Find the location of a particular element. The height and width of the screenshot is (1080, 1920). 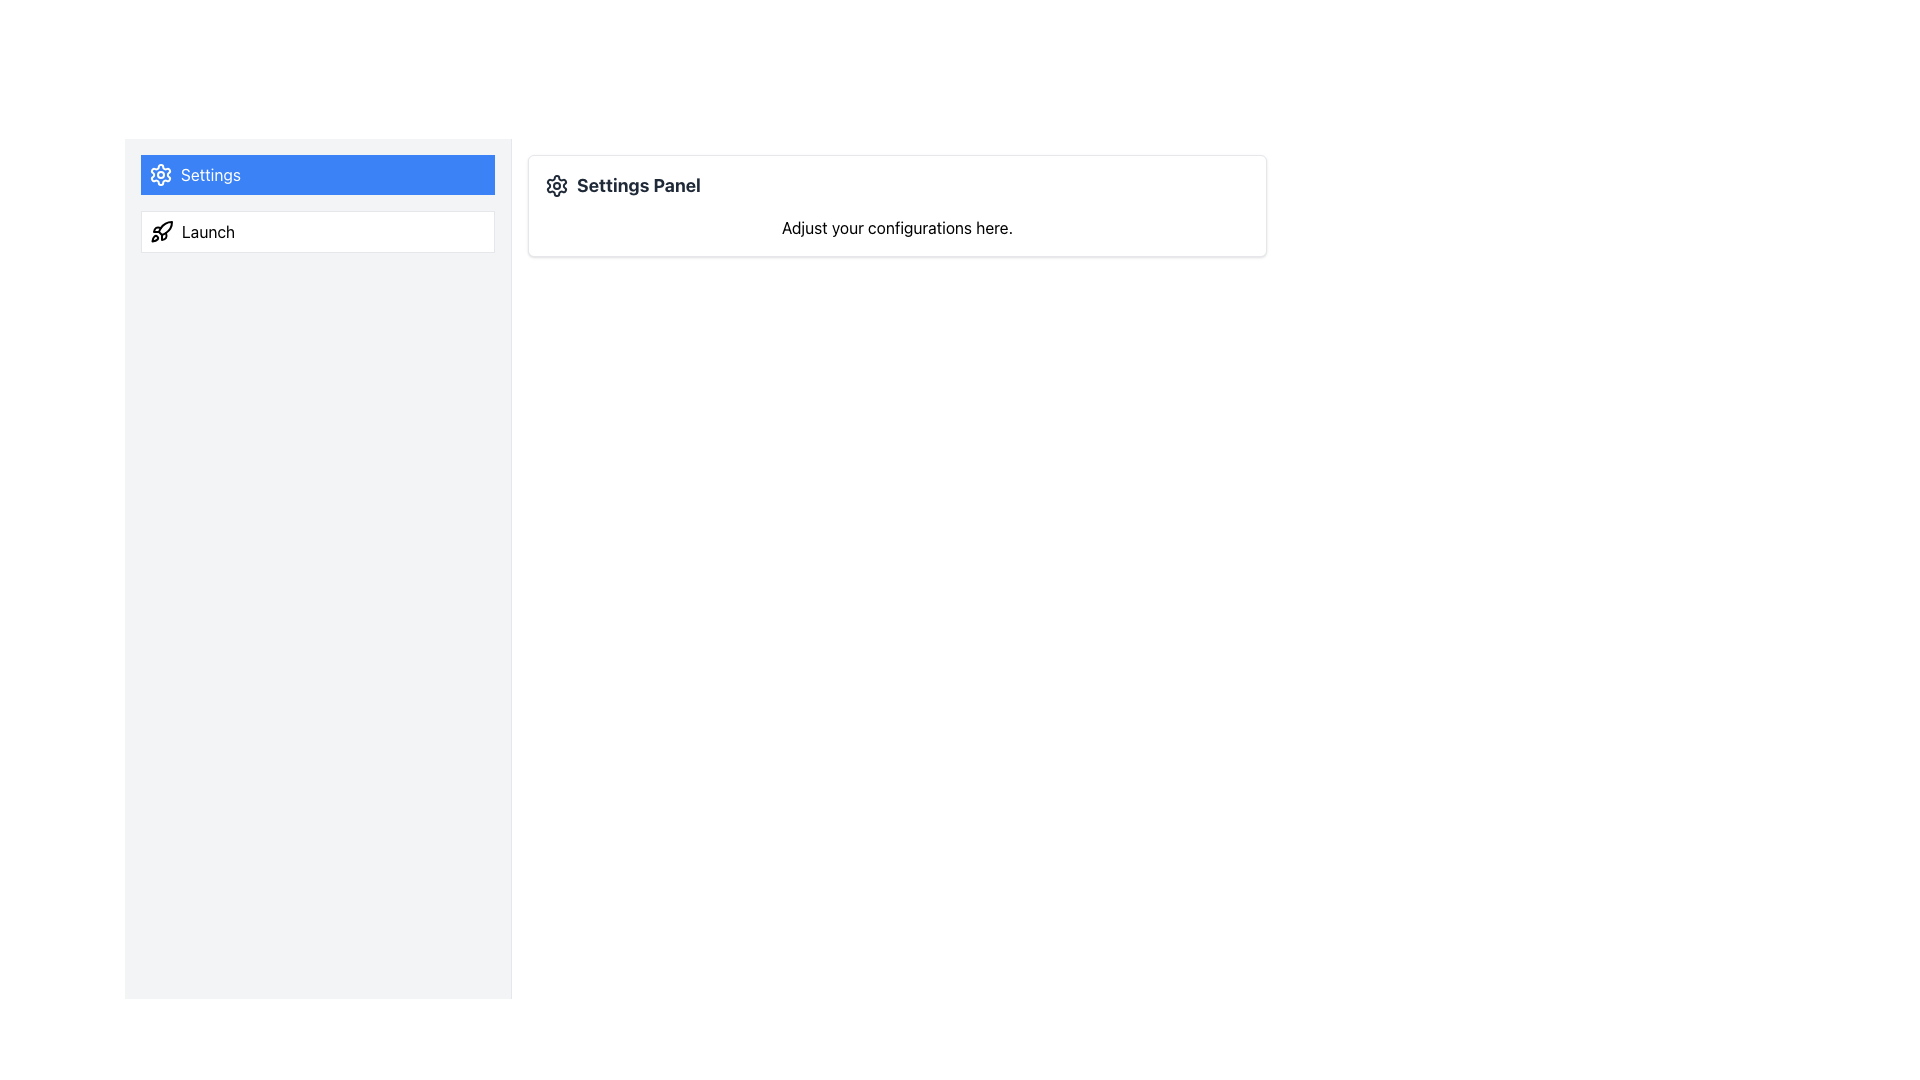

the gear icon representing the 'Settings' section in the sidebar menu, located near the top of the navigation panel is located at coordinates (161, 173).